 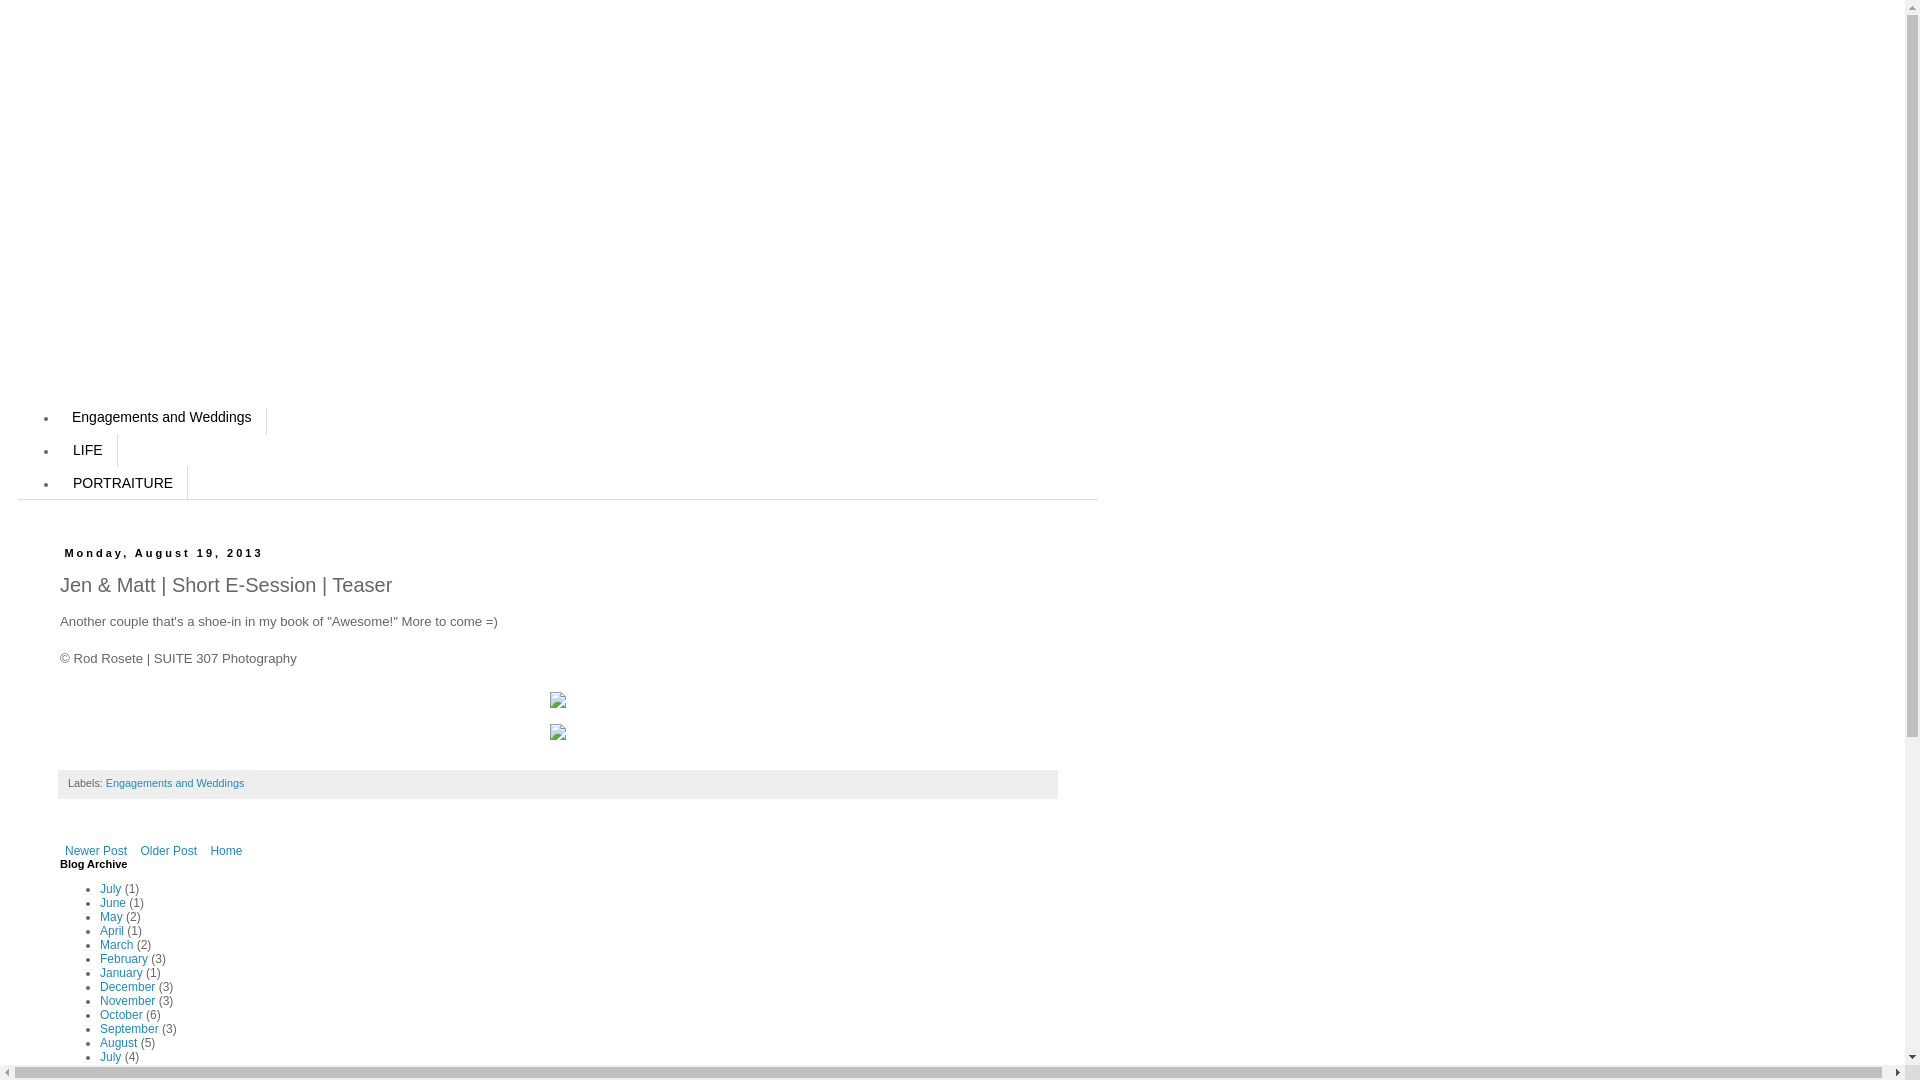 I want to click on 'Facebook', so click(x=103, y=283).